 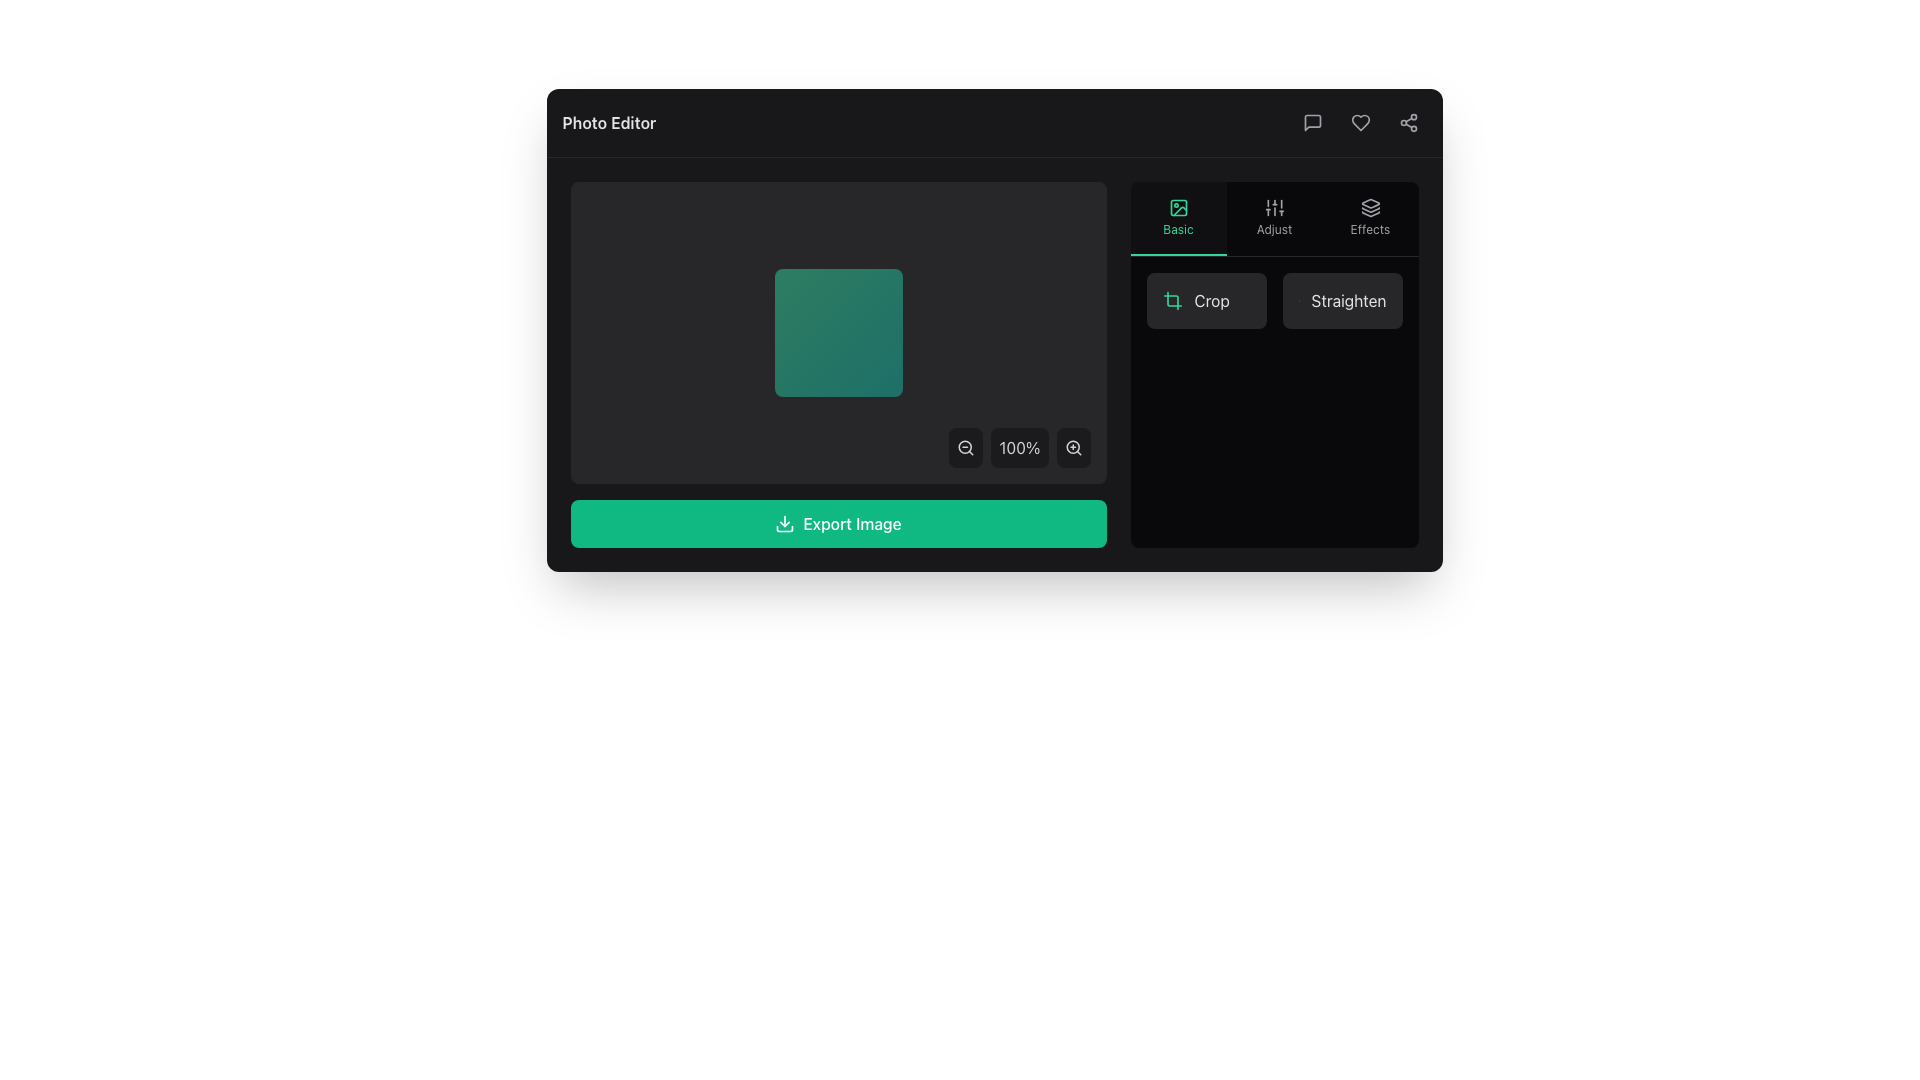 What do you see at coordinates (1211, 300) in the screenshot?
I see `label text 'Crop' styled in light gray color, part of a compact button structure in the 'Basic' category of the right toolbar` at bounding box center [1211, 300].